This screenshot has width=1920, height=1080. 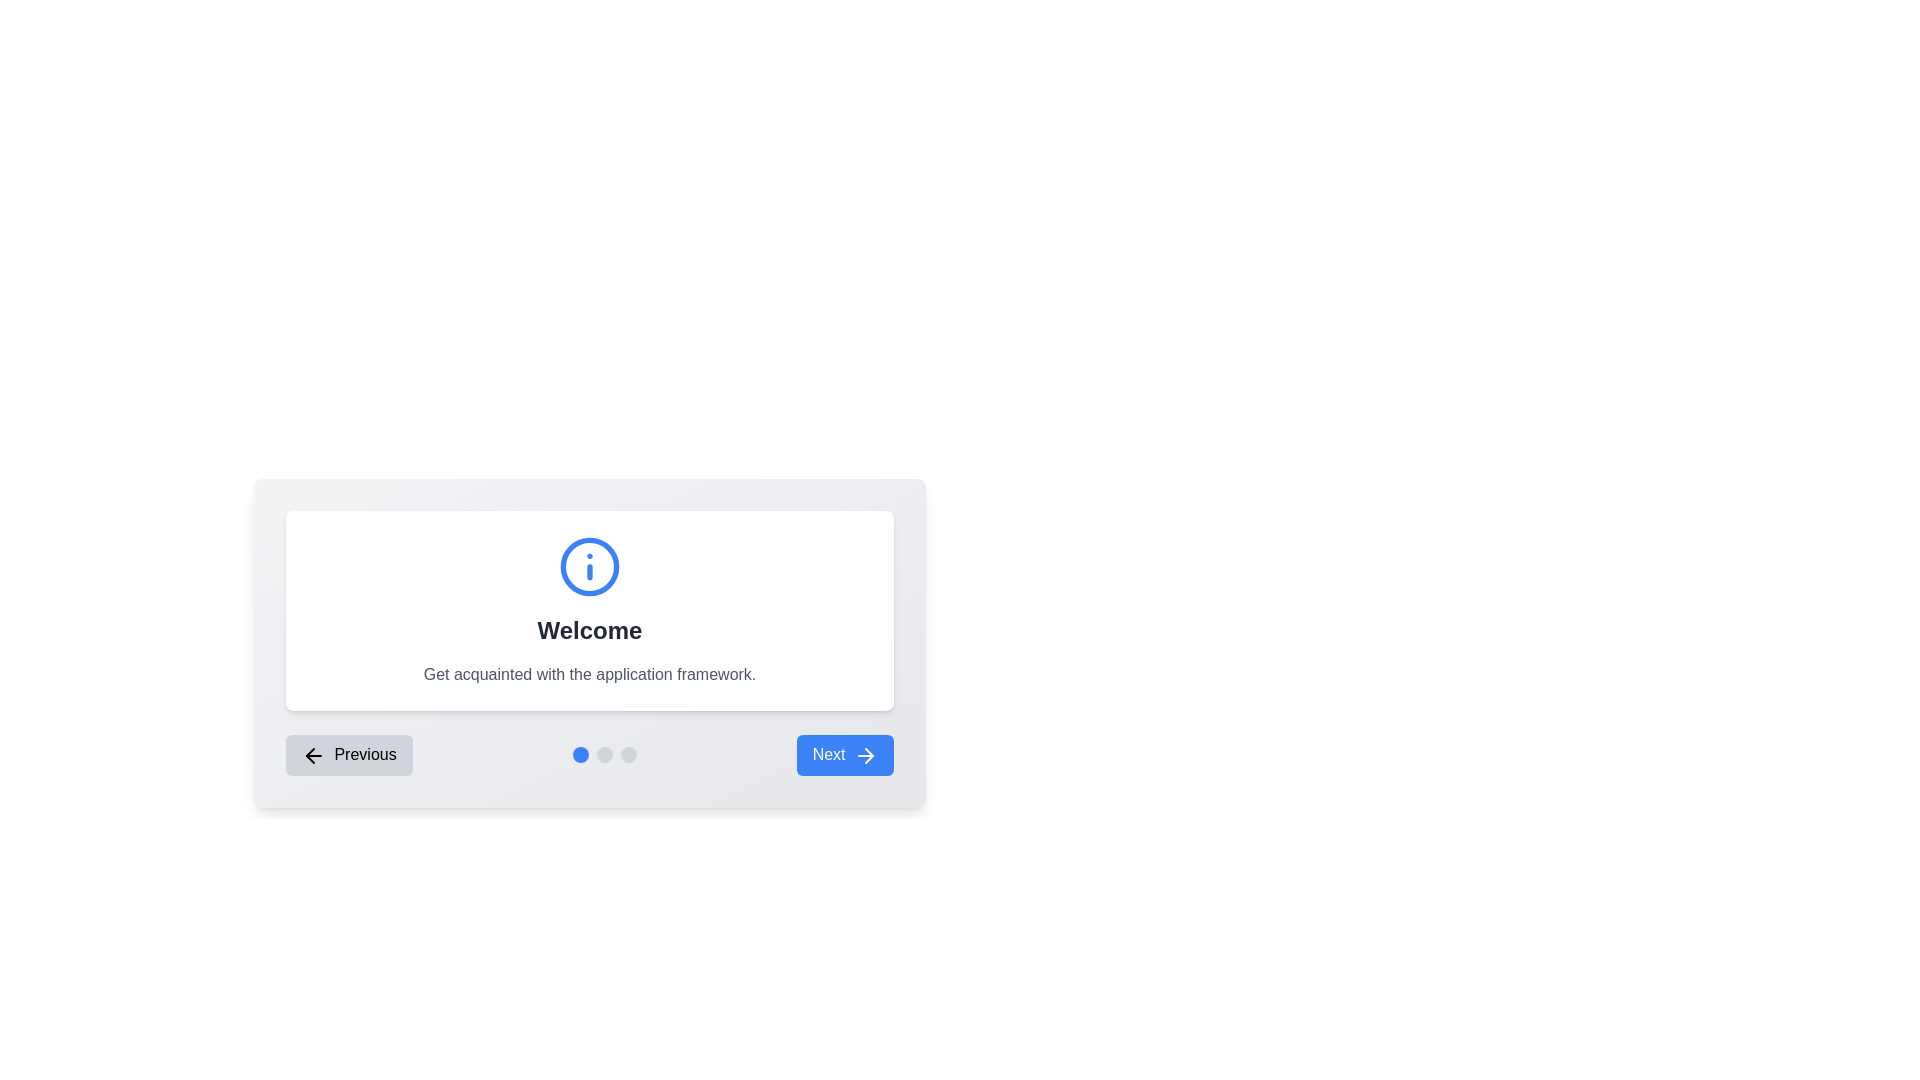 I want to click on the 'Next' button, which contains the arrow graphic indicating progression, to proceed, so click(x=869, y=755).